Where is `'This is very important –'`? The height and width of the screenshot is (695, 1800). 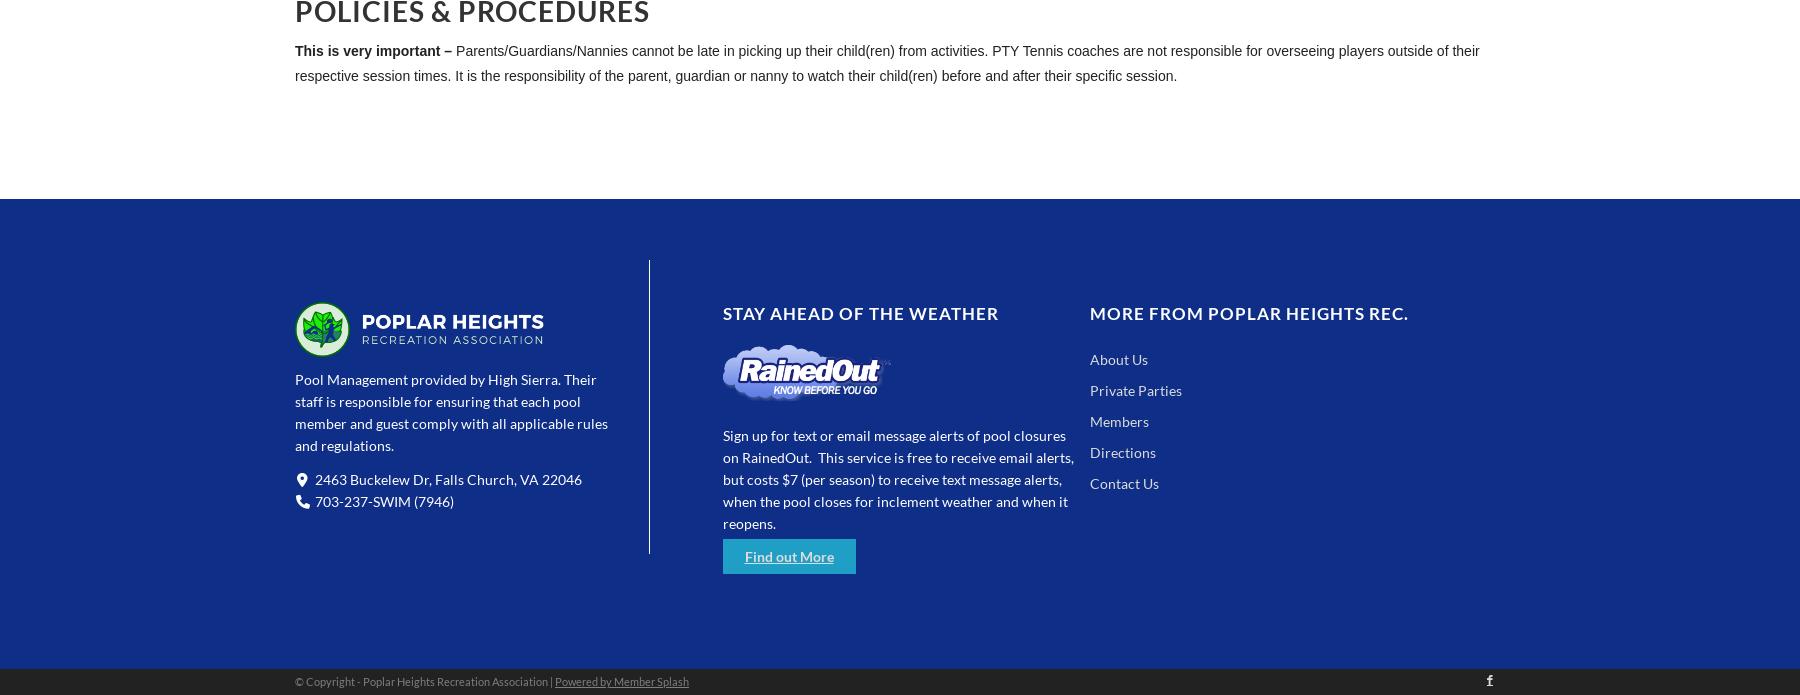
'This is very important –' is located at coordinates (294, 51).